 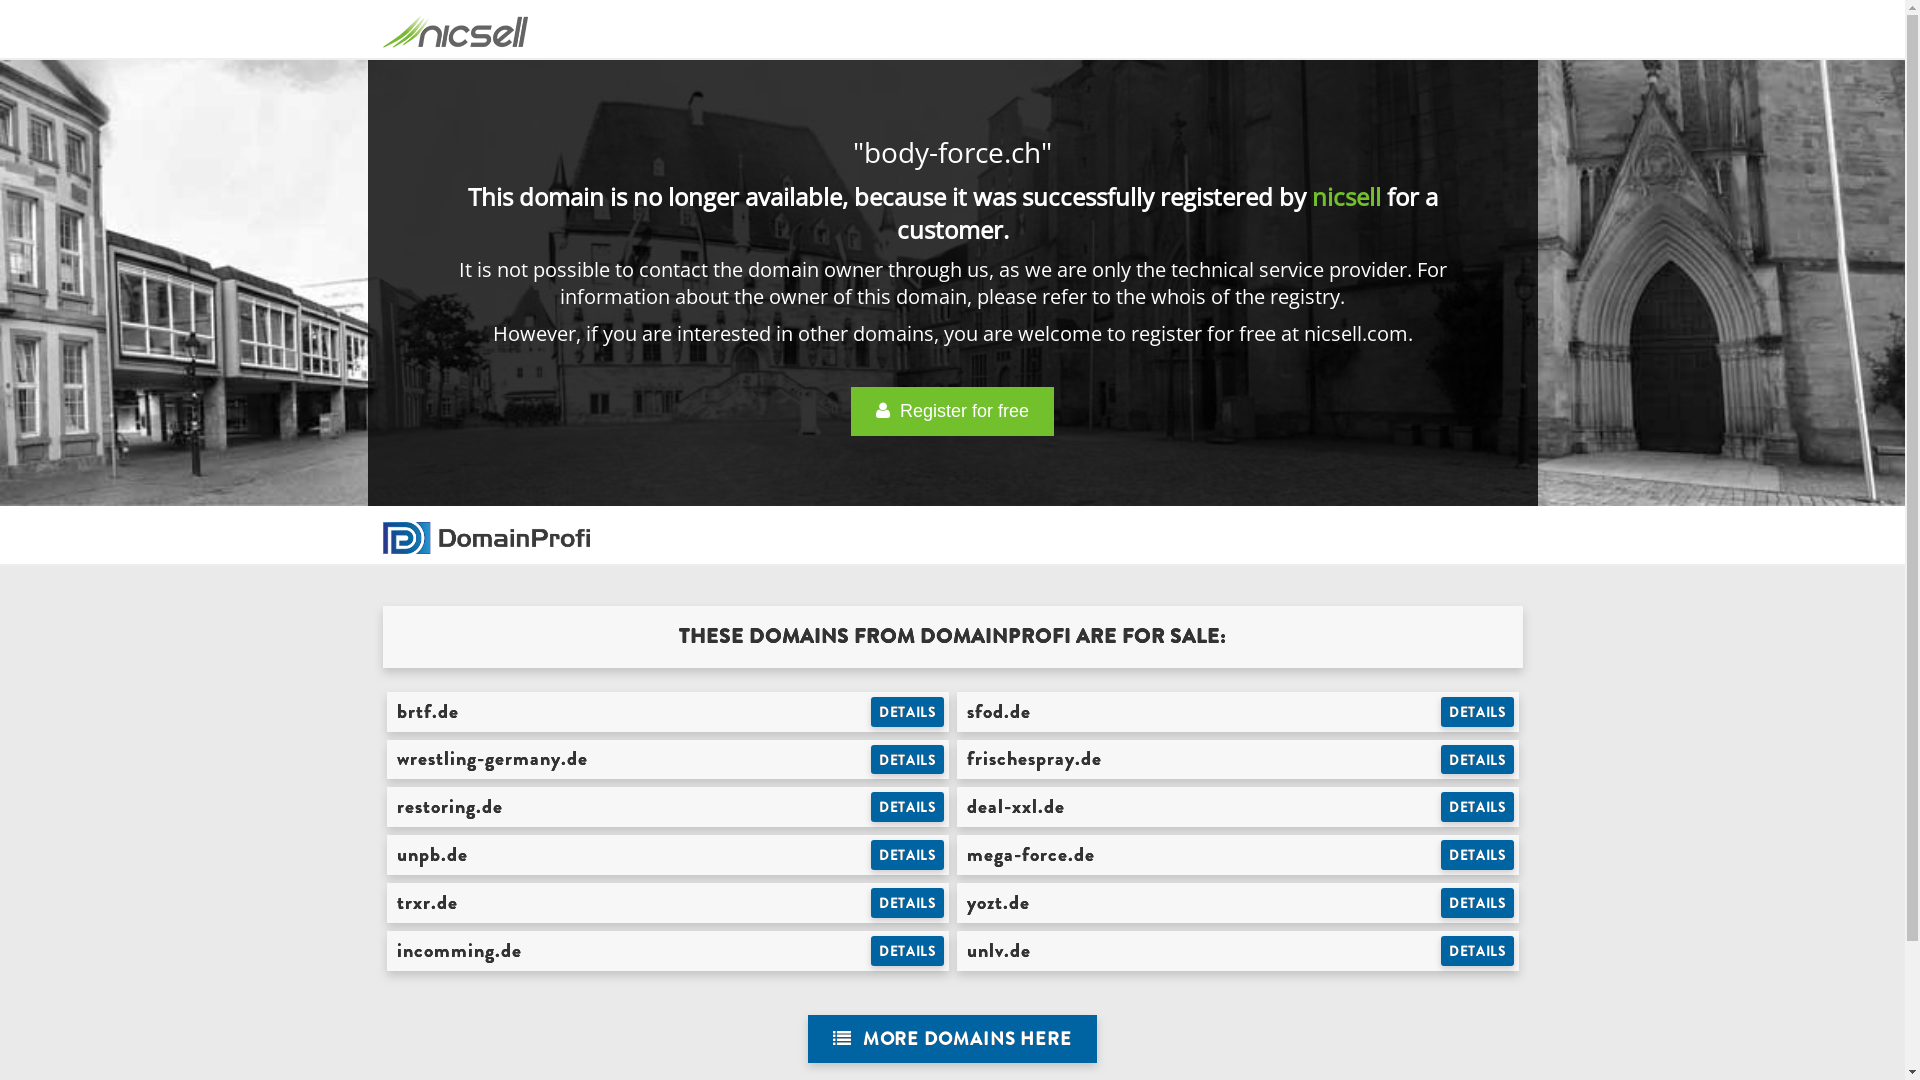 I want to click on 'DETAILS', so click(x=906, y=805).